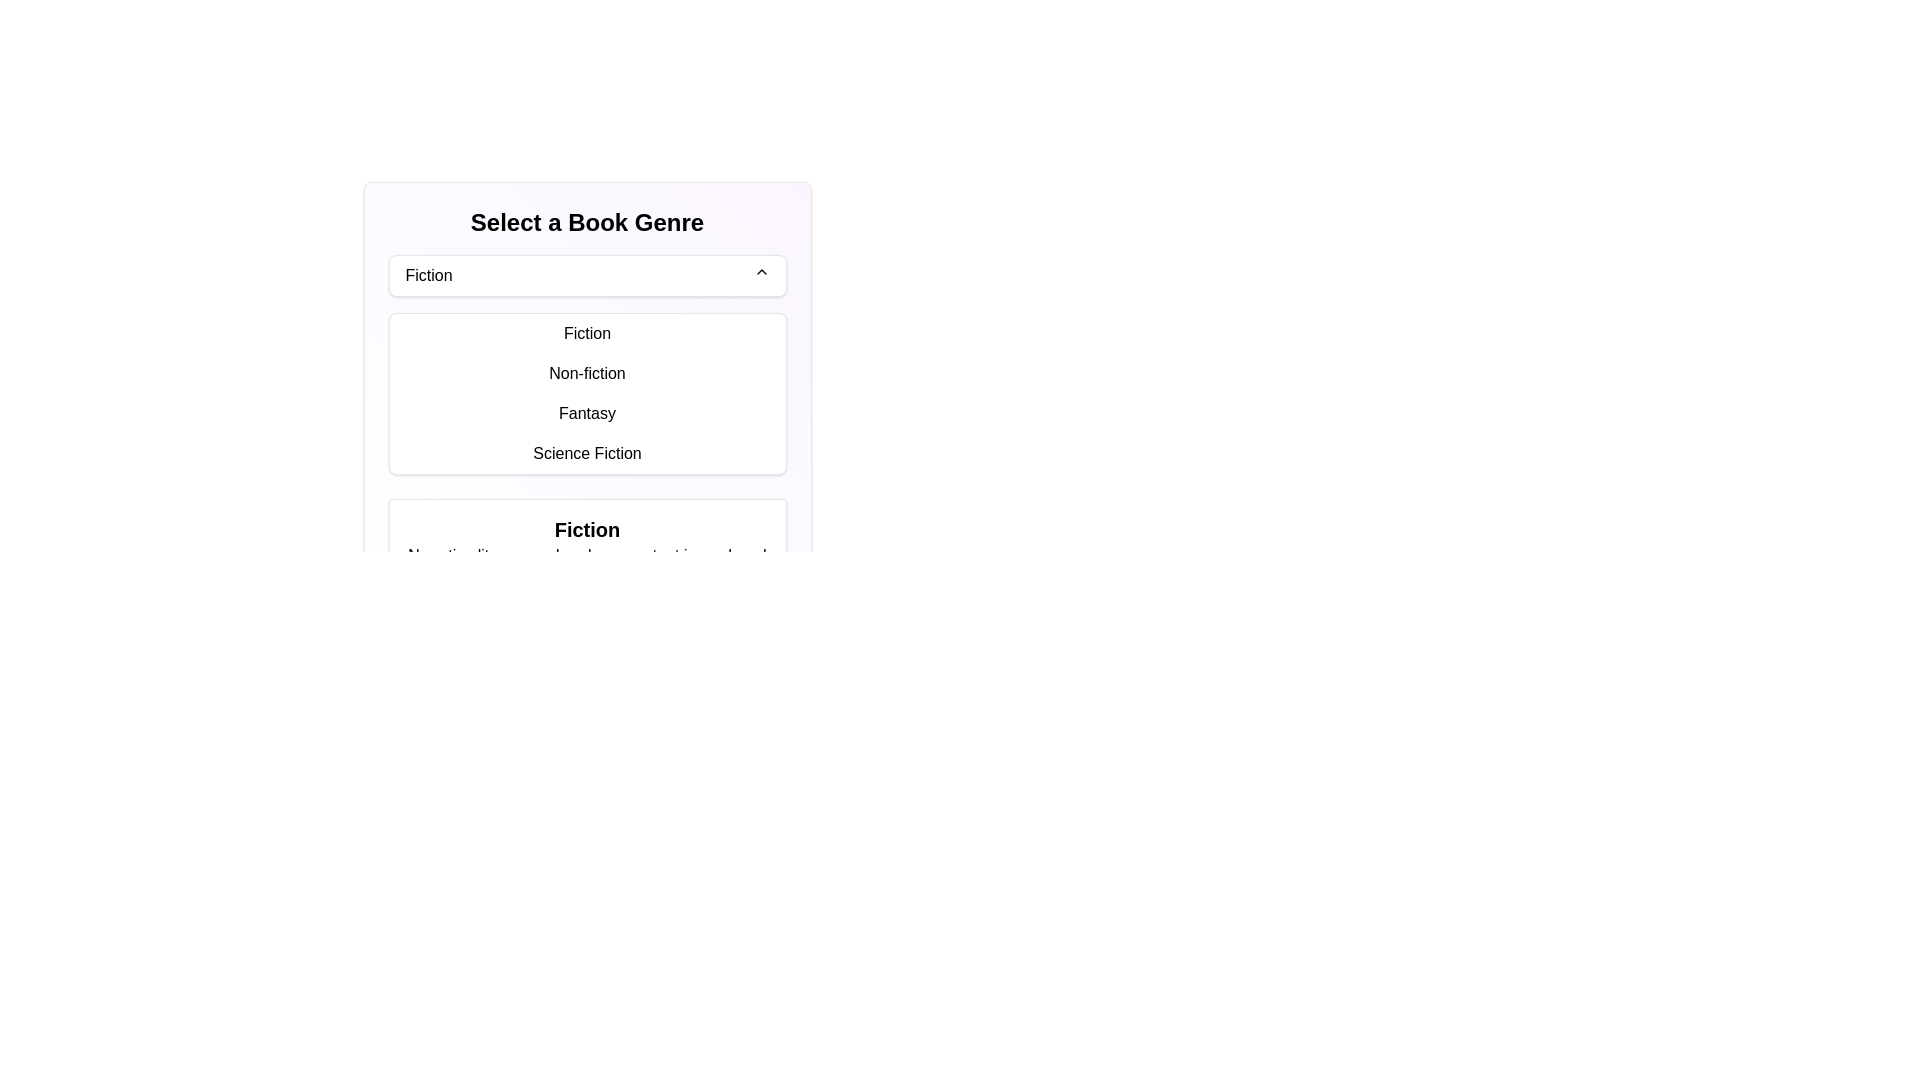  What do you see at coordinates (586, 554) in the screenshot?
I see `text from the informational card that provides a description for the Fiction genre, located below the dropdown list of book genres in the 'Select a Book Genre' section` at bounding box center [586, 554].